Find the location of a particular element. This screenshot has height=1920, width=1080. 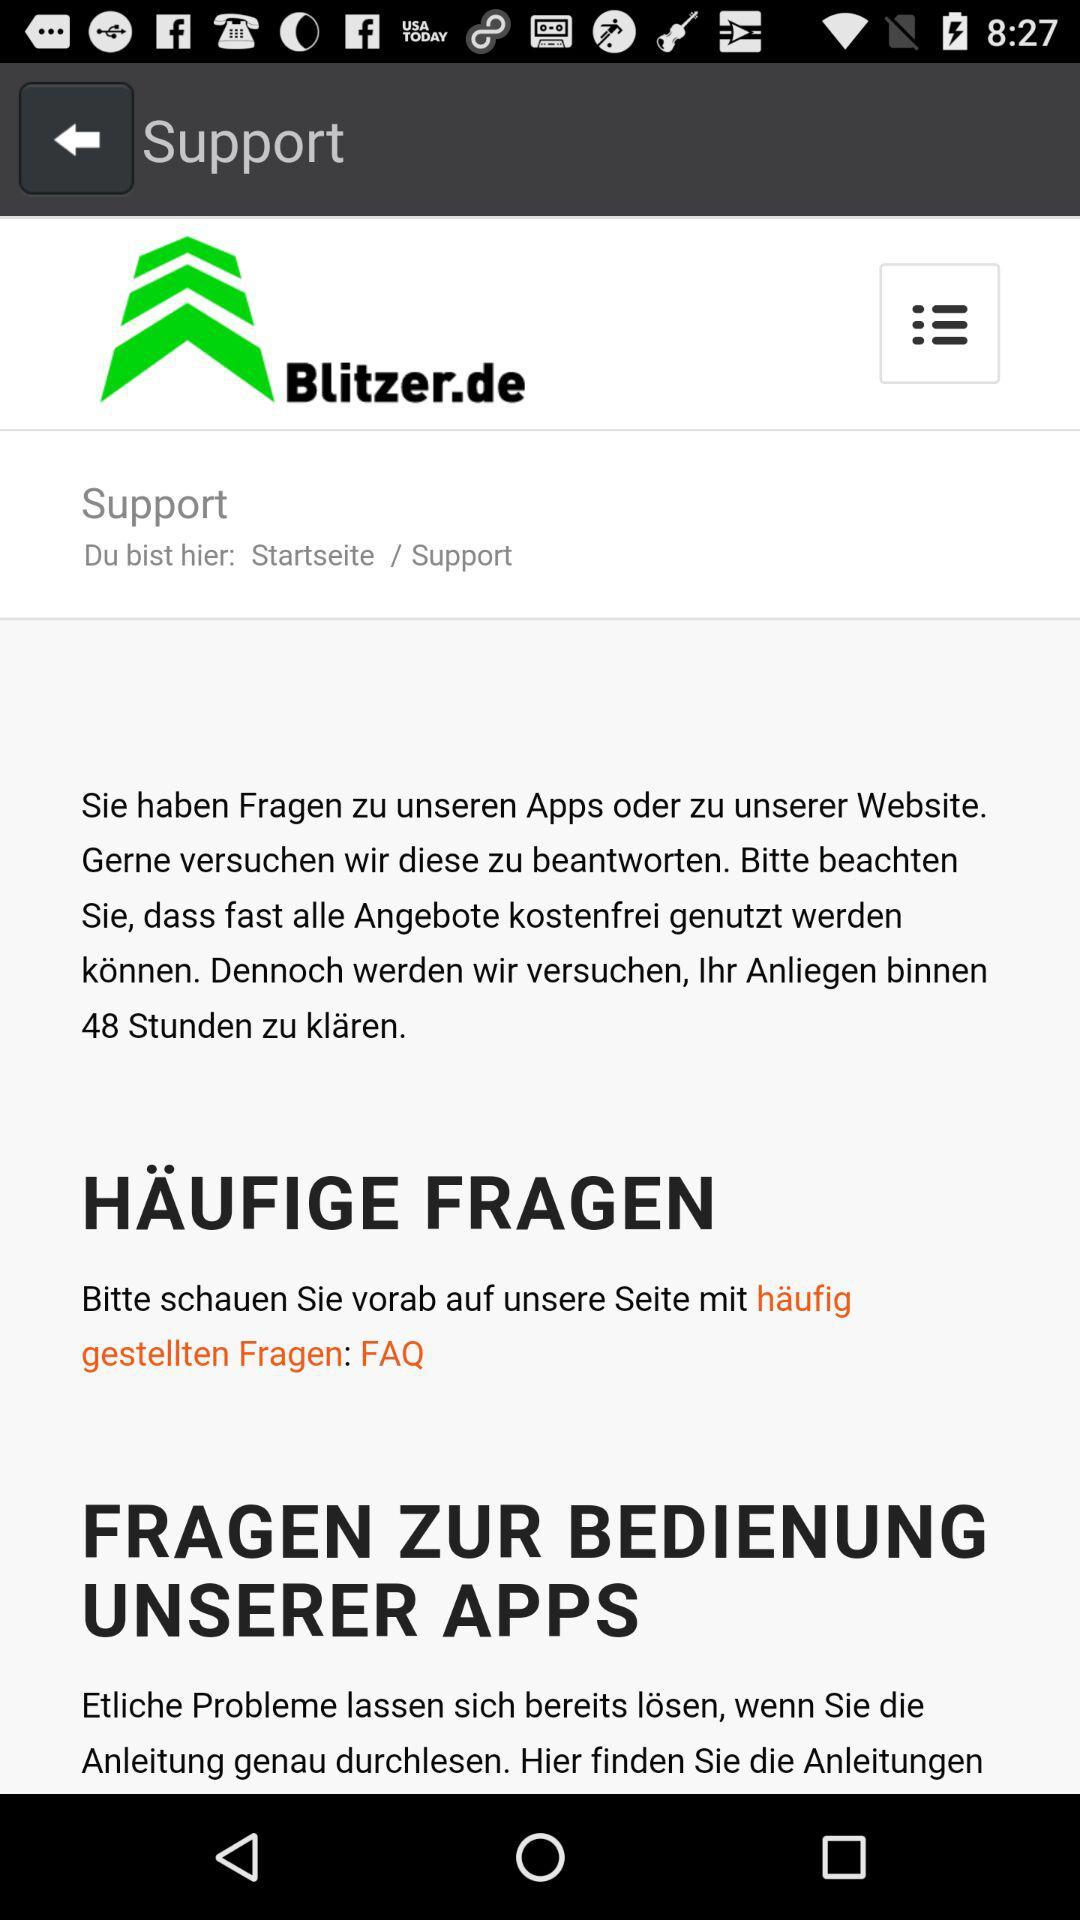

the arrow_backward icon is located at coordinates (75, 148).